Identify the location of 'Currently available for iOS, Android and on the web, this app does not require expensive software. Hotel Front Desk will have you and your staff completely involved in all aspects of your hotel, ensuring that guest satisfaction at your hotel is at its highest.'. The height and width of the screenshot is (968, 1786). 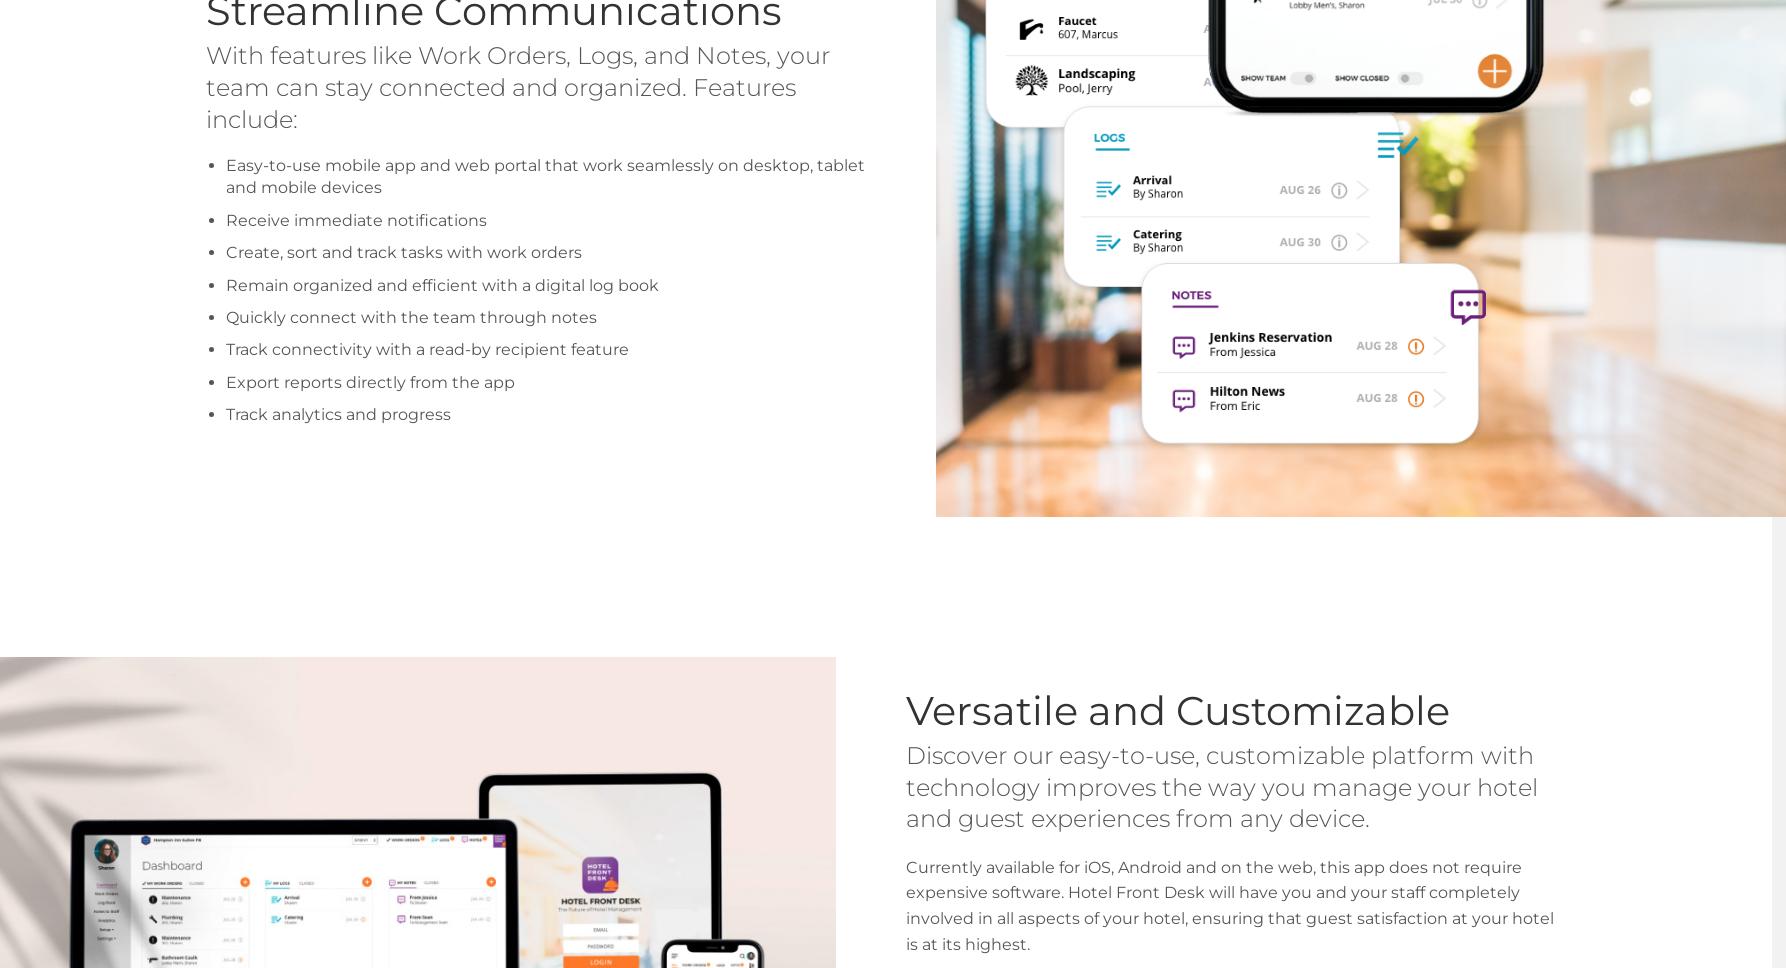
(1230, 904).